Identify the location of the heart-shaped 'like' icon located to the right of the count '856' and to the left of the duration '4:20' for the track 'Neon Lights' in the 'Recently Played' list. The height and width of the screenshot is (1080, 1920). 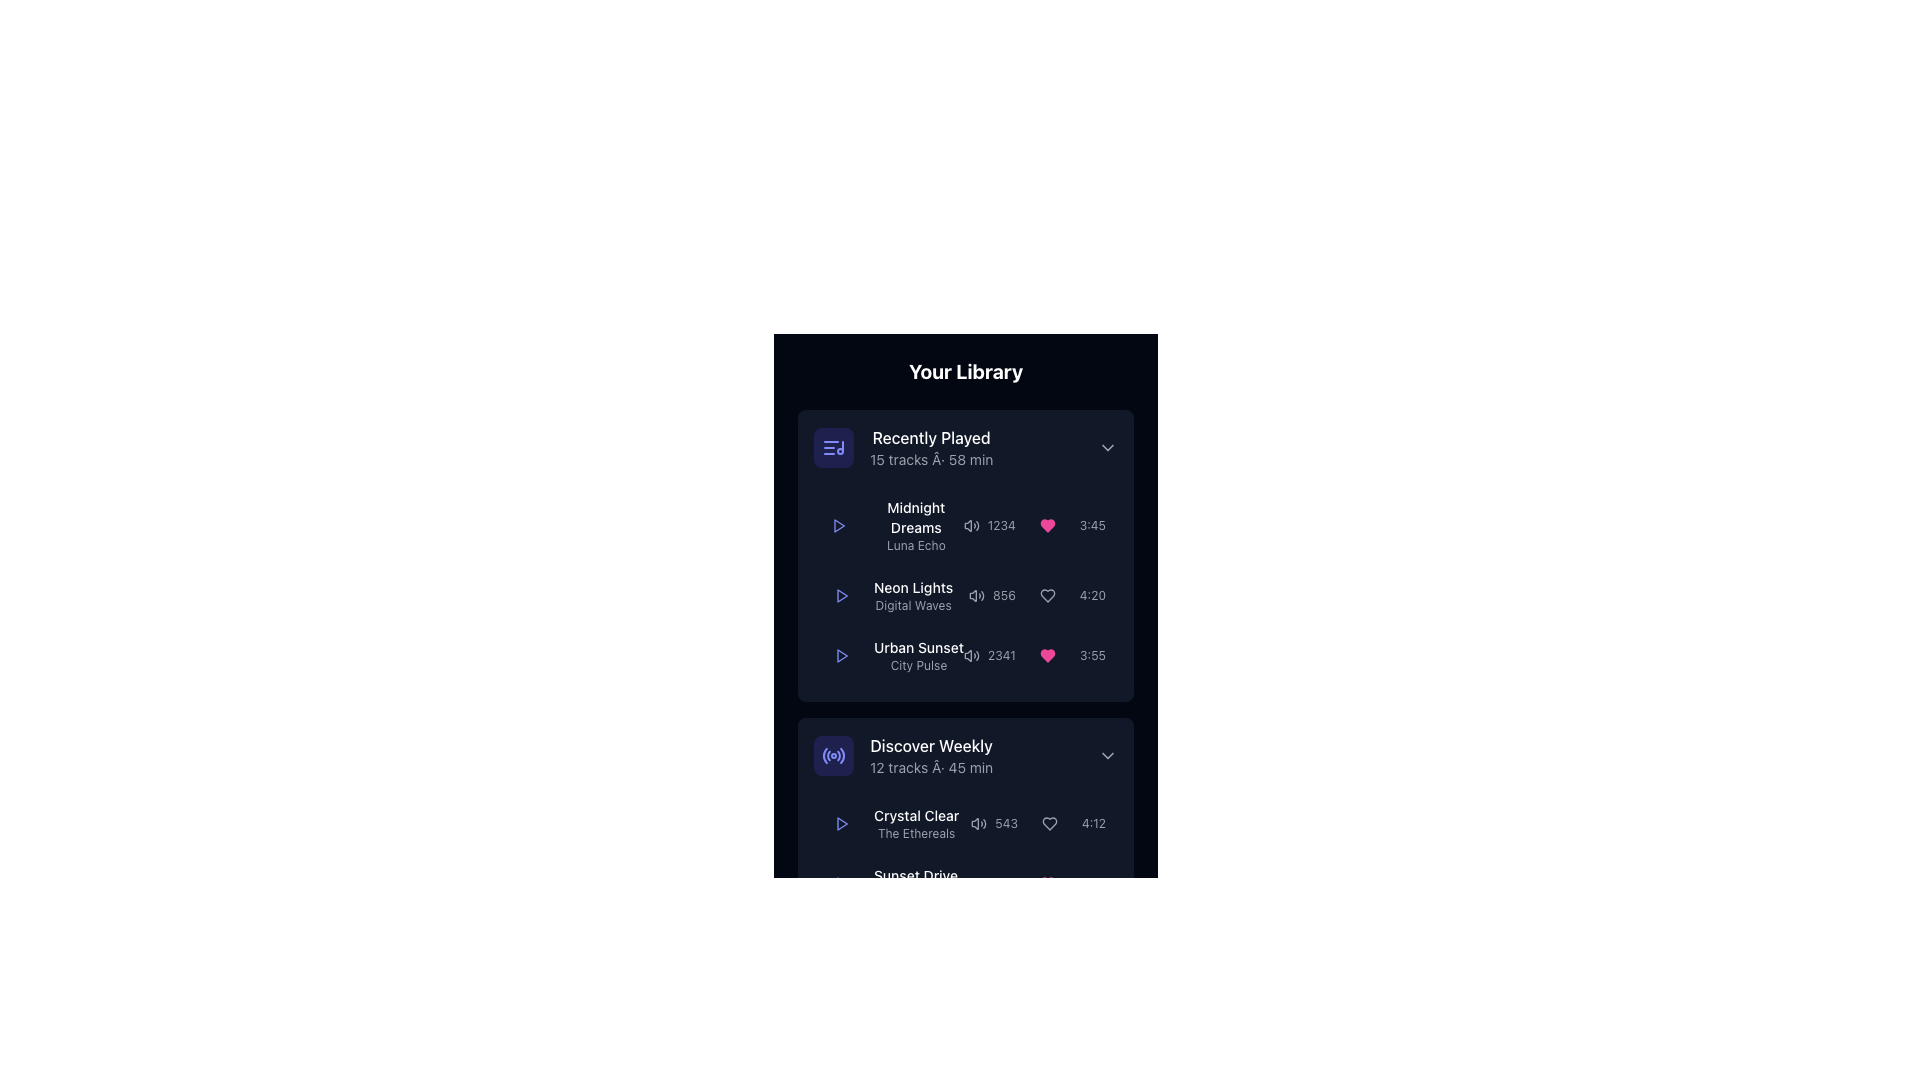
(1046, 595).